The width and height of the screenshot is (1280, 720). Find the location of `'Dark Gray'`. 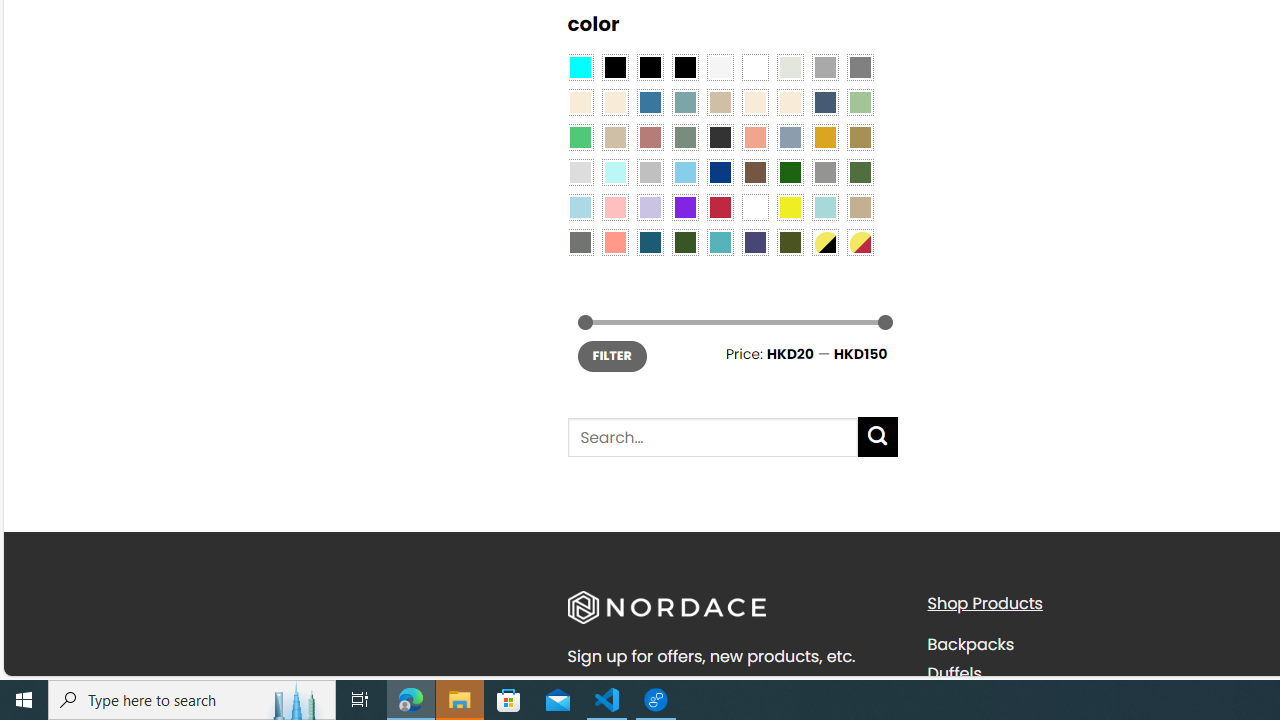

'Dark Gray' is located at coordinates (824, 66).